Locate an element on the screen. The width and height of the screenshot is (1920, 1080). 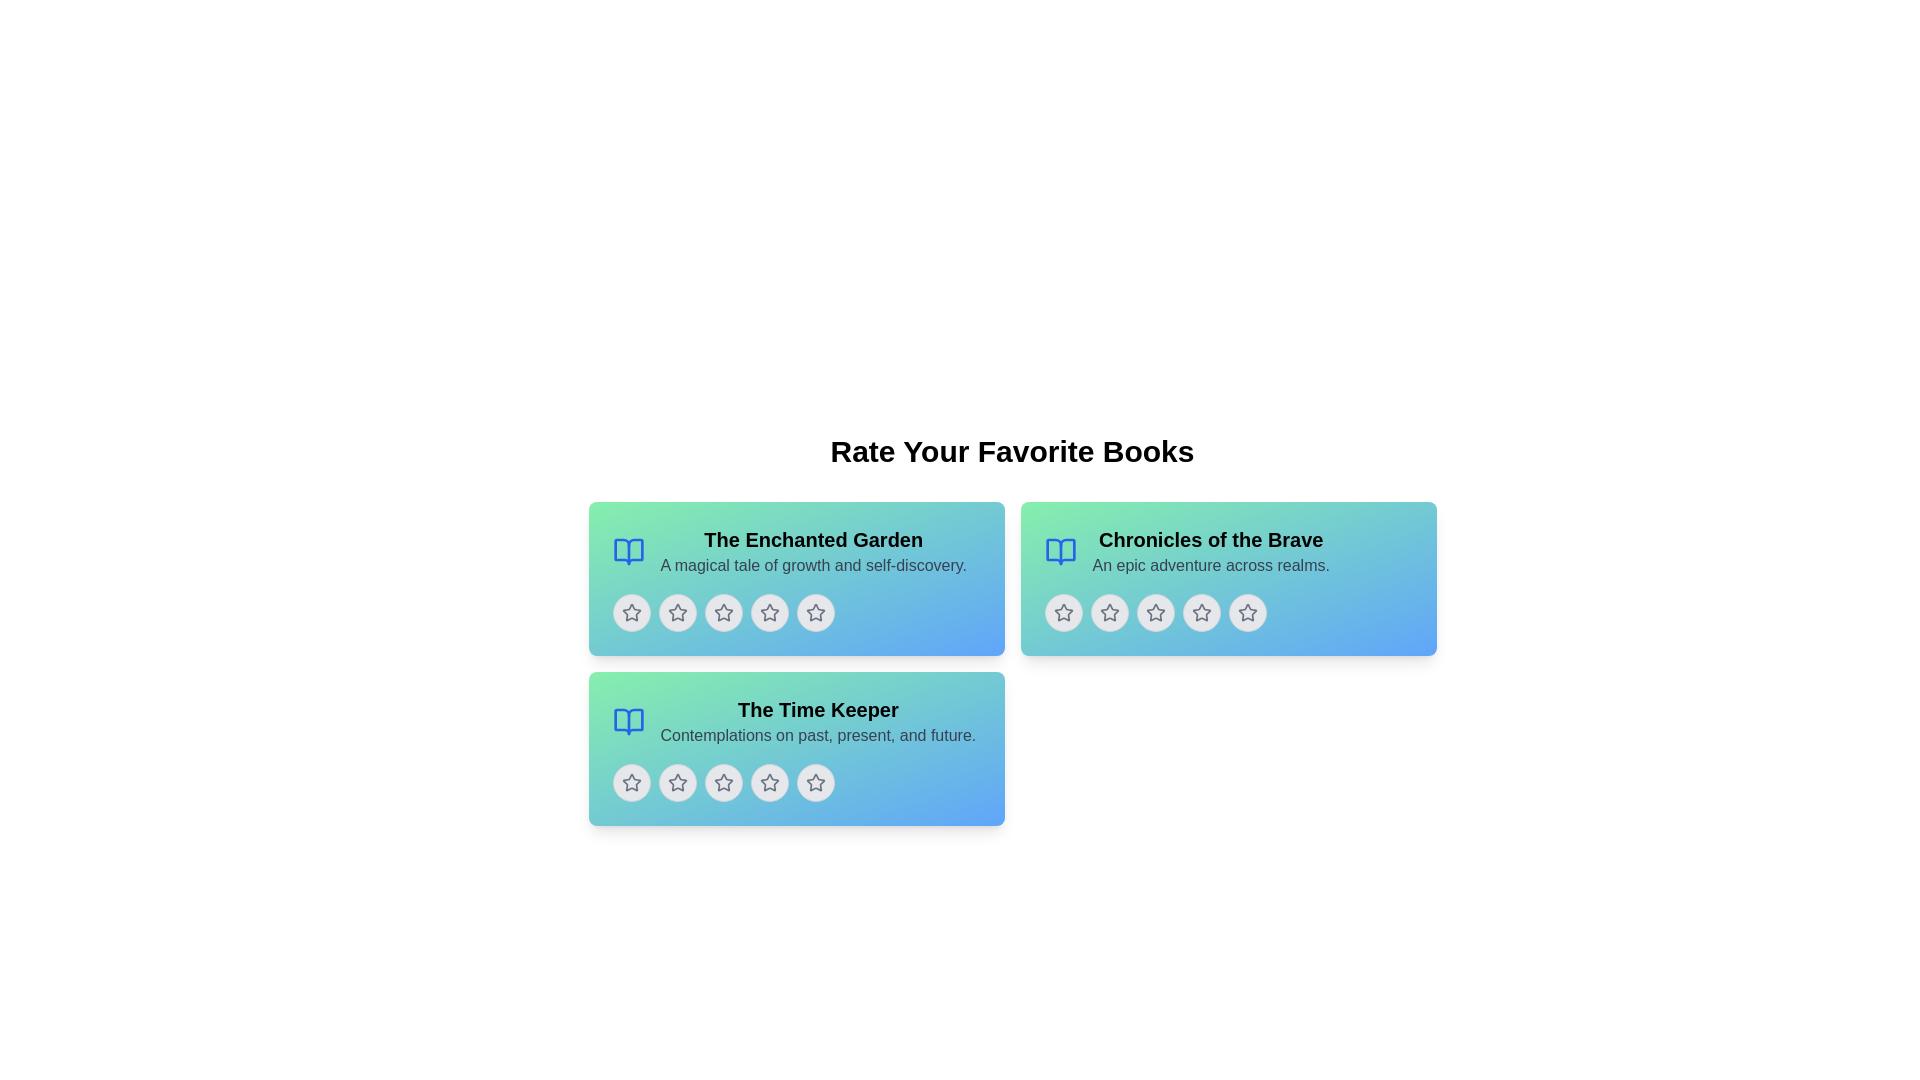
the second star-shaped icon in the rating system located below the book card titled 'Chronicles of the Brave' for accessibility purposes is located at coordinates (1155, 611).